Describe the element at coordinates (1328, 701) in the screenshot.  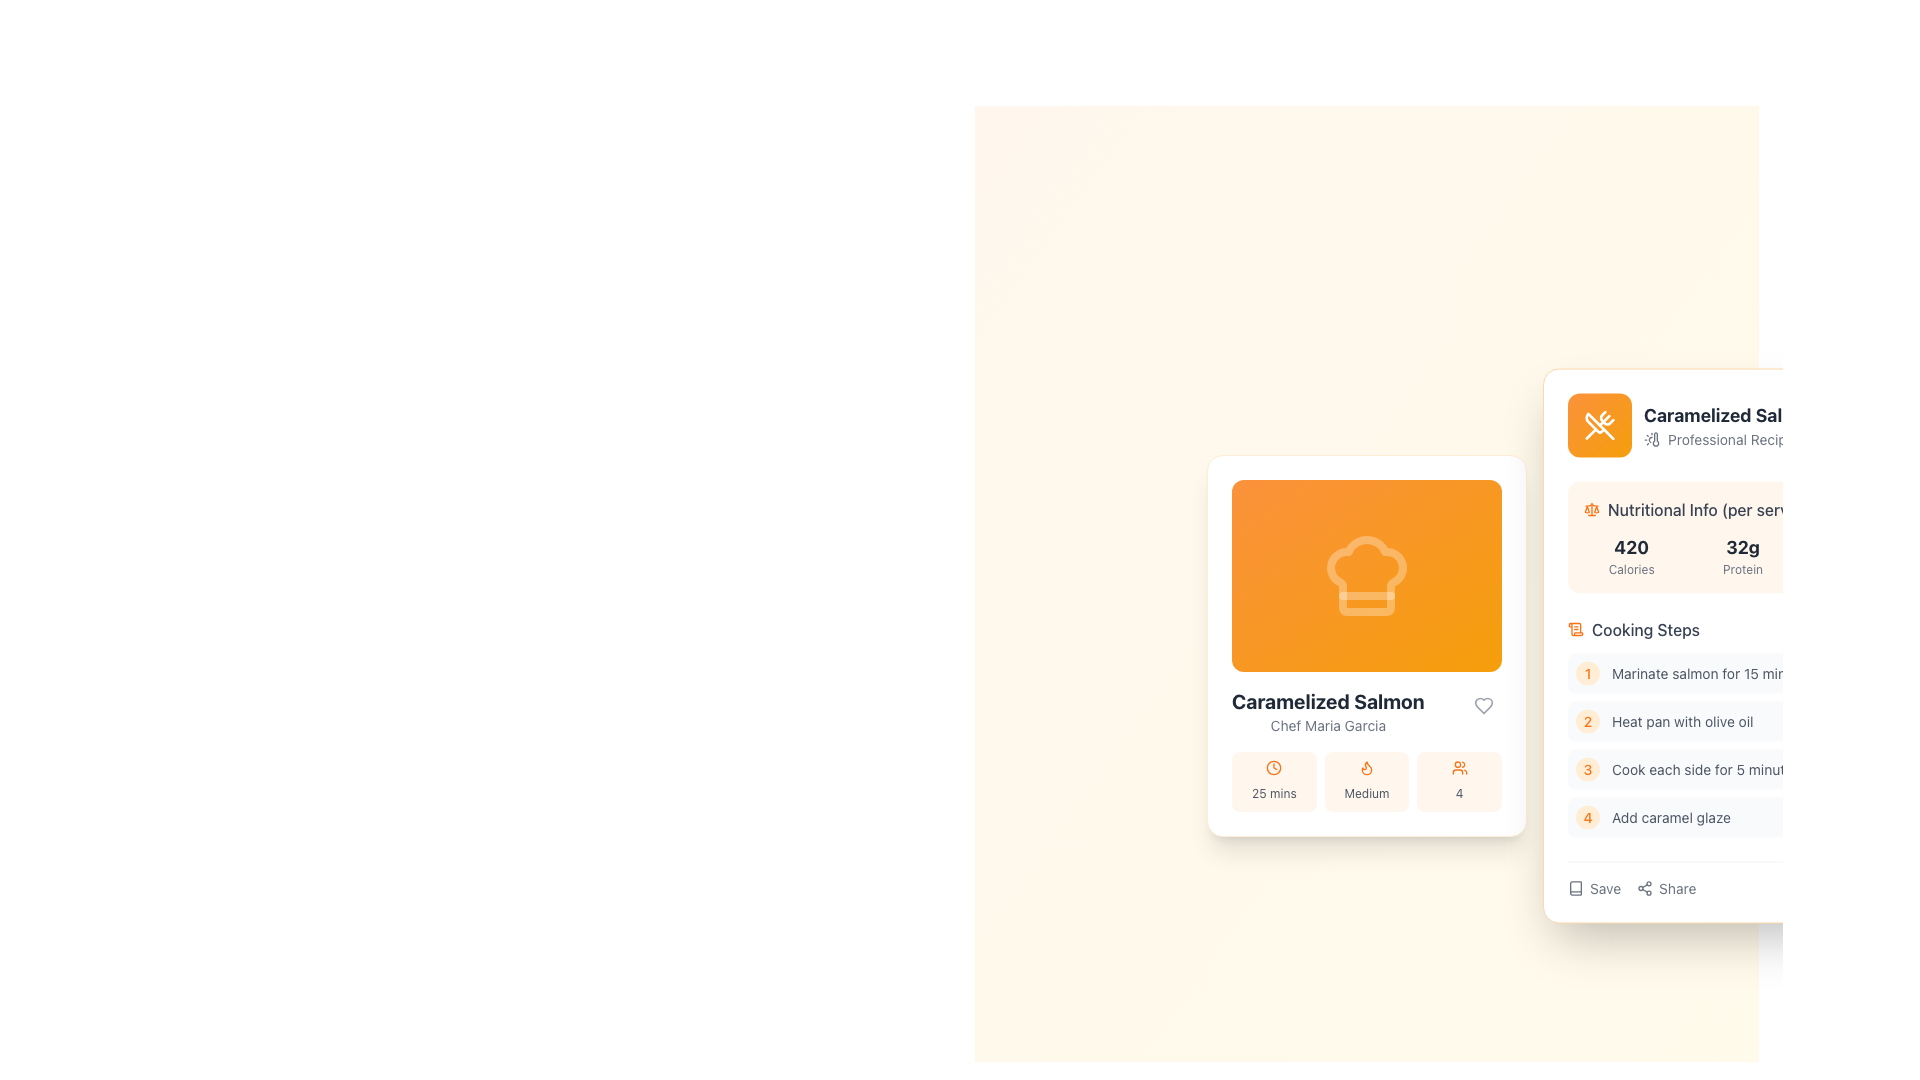
I see `the bold text 'Caramelized Salmon' which is located within a card-like UI design, positioned below an orange chef hat icon and above 'Chef Maria Garcia'` at that location.